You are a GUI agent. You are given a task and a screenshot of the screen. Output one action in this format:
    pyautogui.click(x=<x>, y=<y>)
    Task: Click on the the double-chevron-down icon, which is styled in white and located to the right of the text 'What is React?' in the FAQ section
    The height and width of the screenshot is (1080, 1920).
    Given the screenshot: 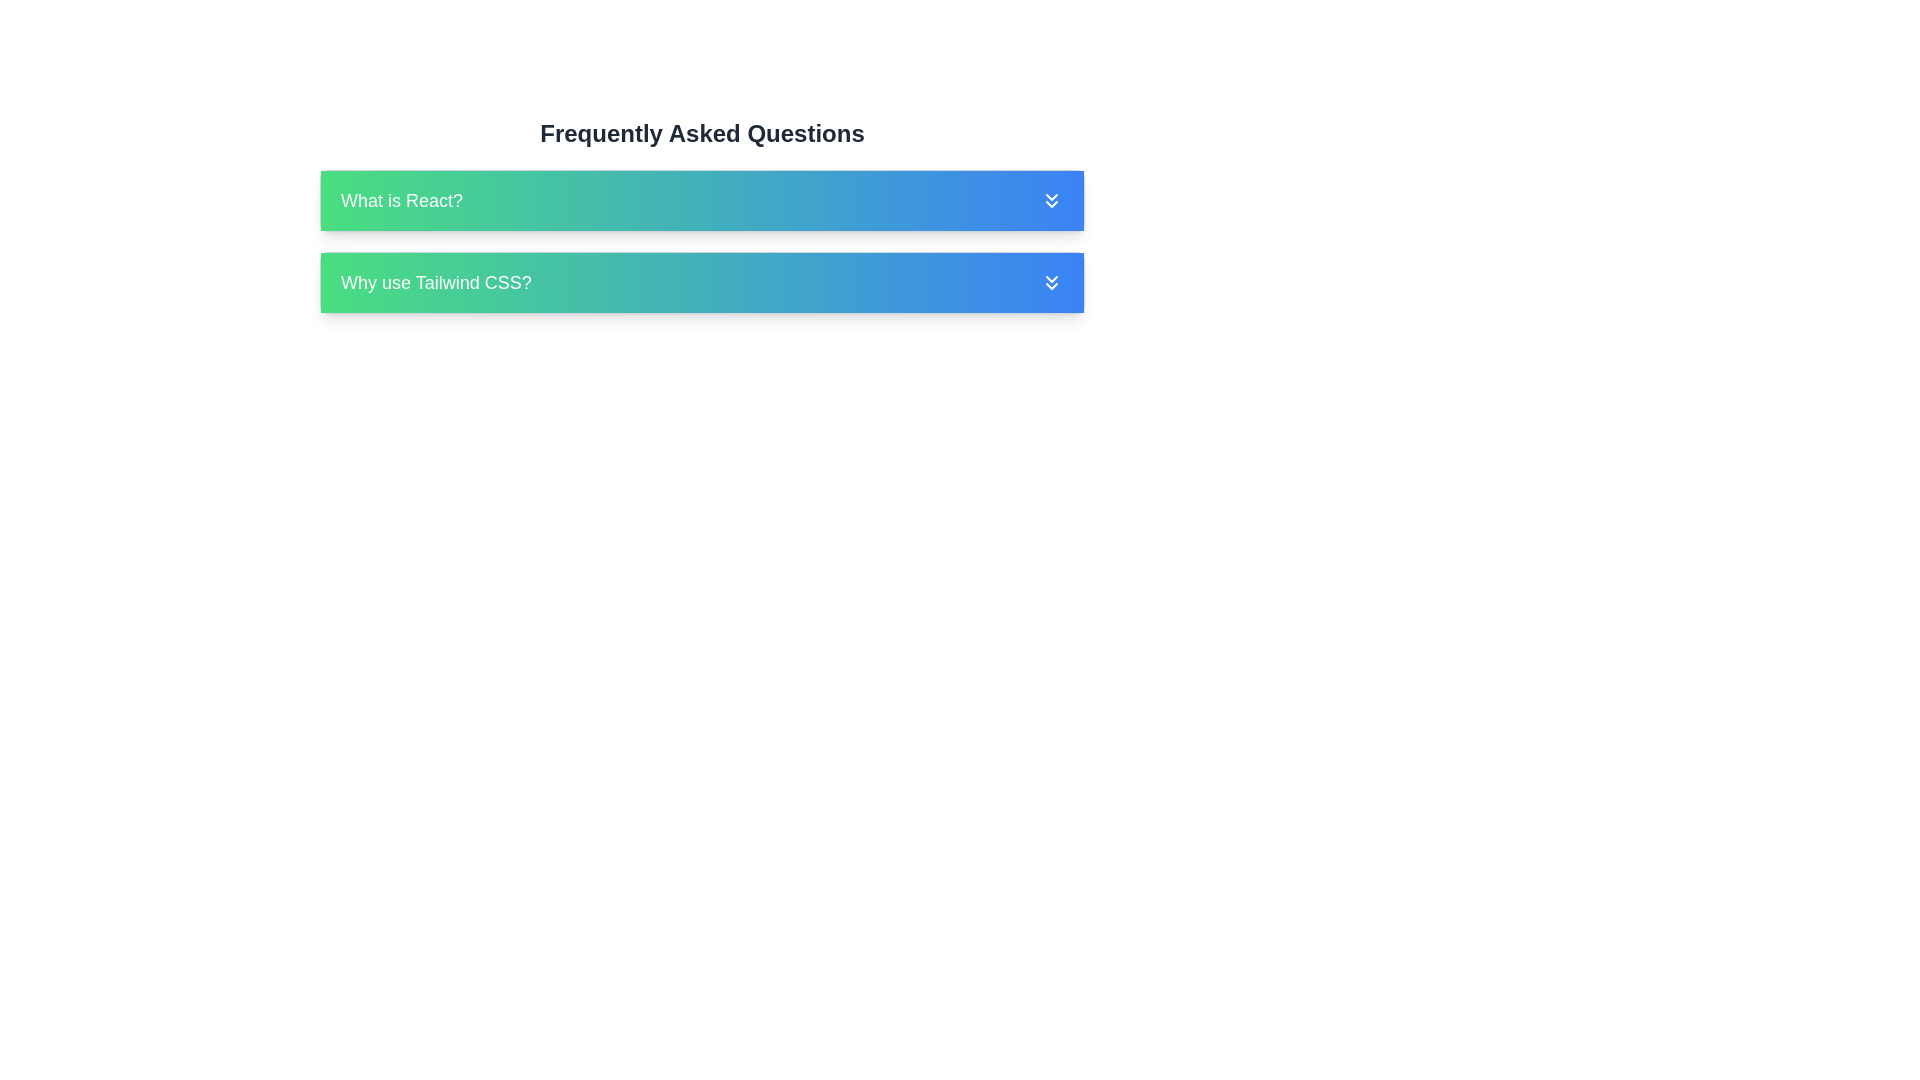 What is the action you would take?
    pyautogui.click(x=1050, y=200)
    